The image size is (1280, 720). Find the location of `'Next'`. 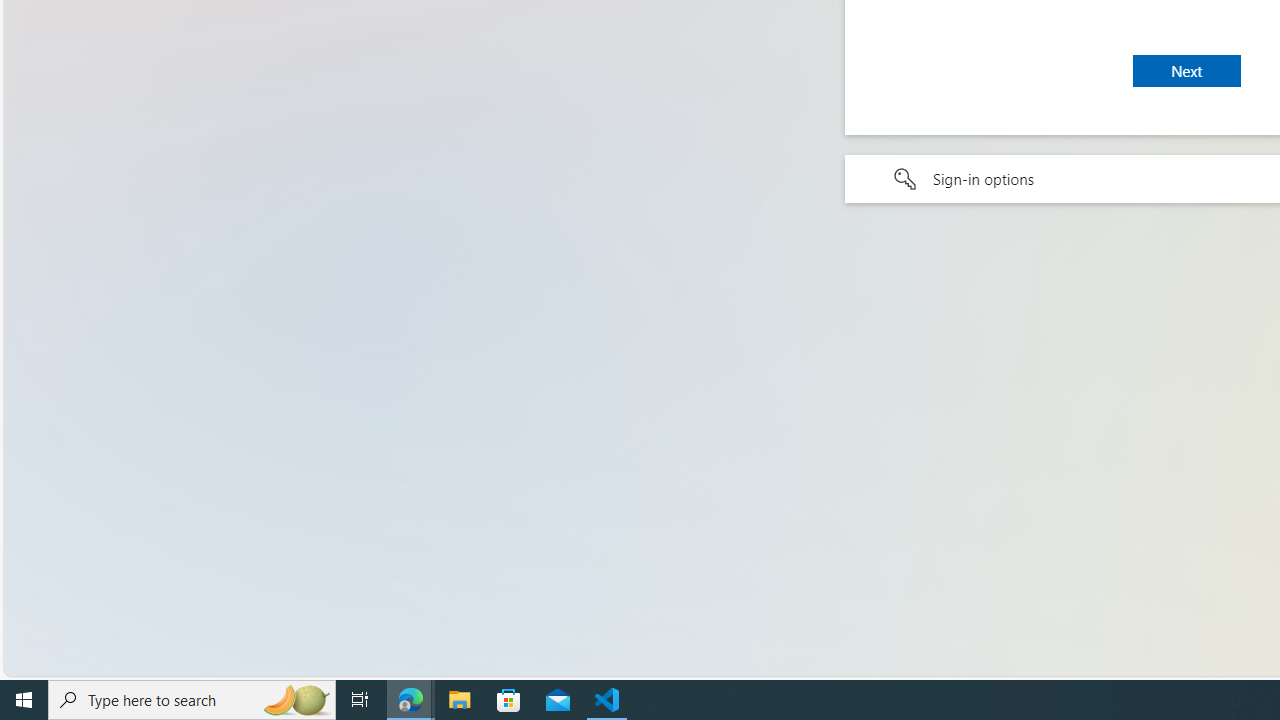

'Next' is located at coordinates (1187, 70).